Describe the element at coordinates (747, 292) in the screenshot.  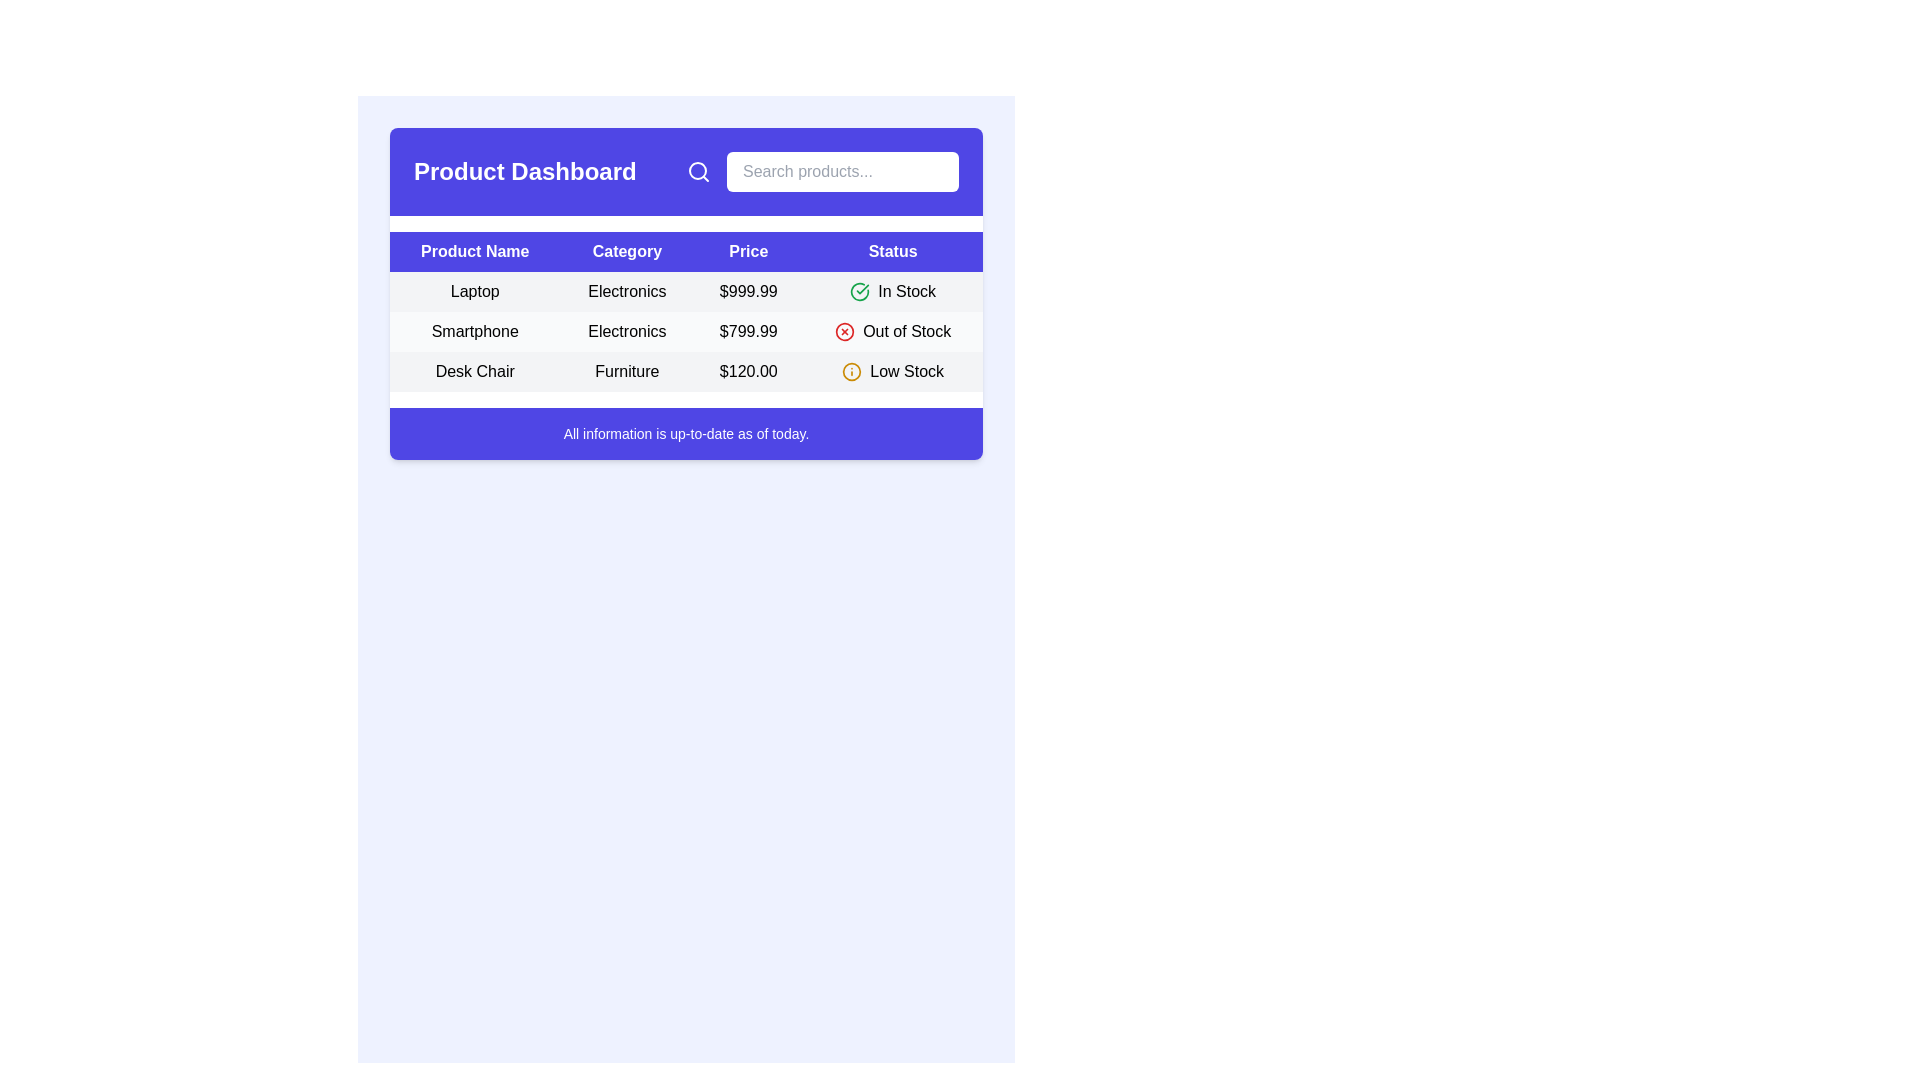
I see `the static text displaying the price '$999.99', which is the third column entry in the first row of the table under the 'Price' column` at that location.